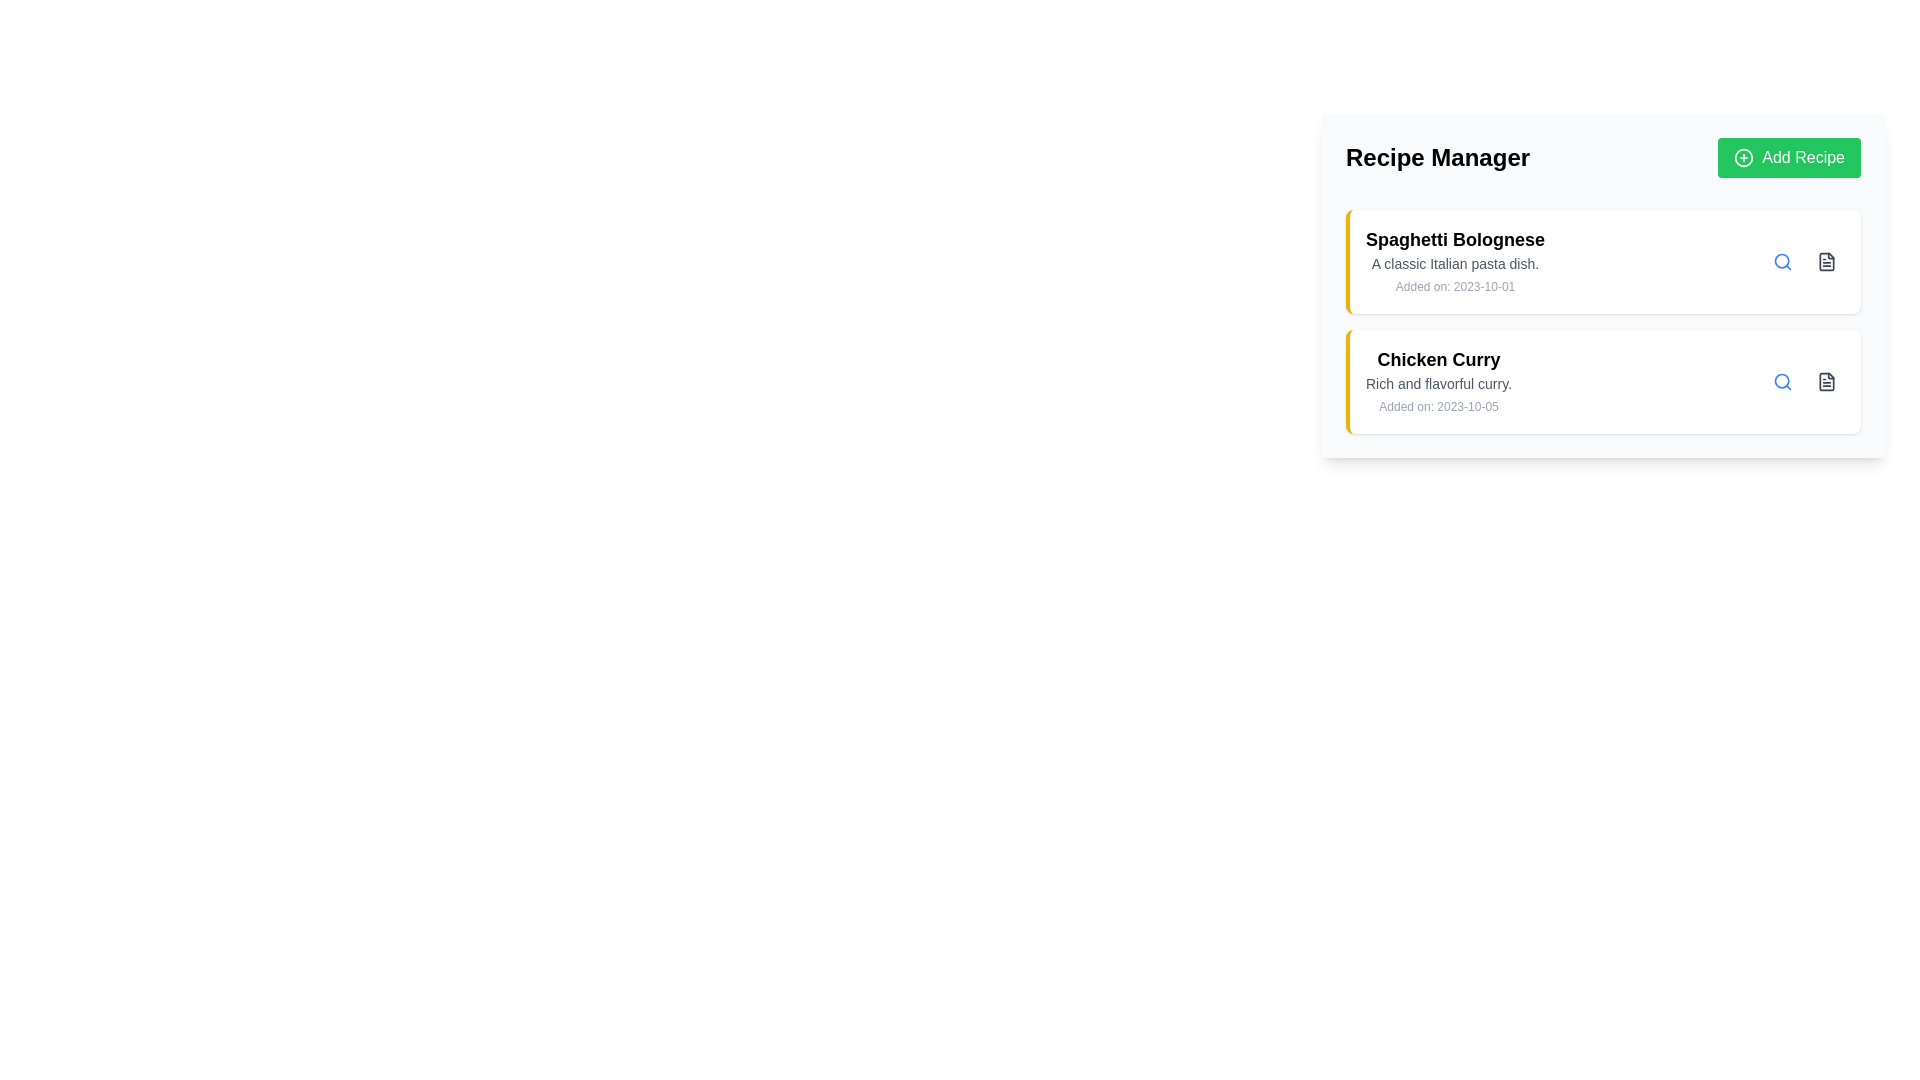  Describe the element at coordinates (1782, 261) in the screenshot. I see `the search button located at the top-right corner of the 'Spaghetti Bolognese' recipe entry in the Recipe Manager list to trigger hover effects` at that location.